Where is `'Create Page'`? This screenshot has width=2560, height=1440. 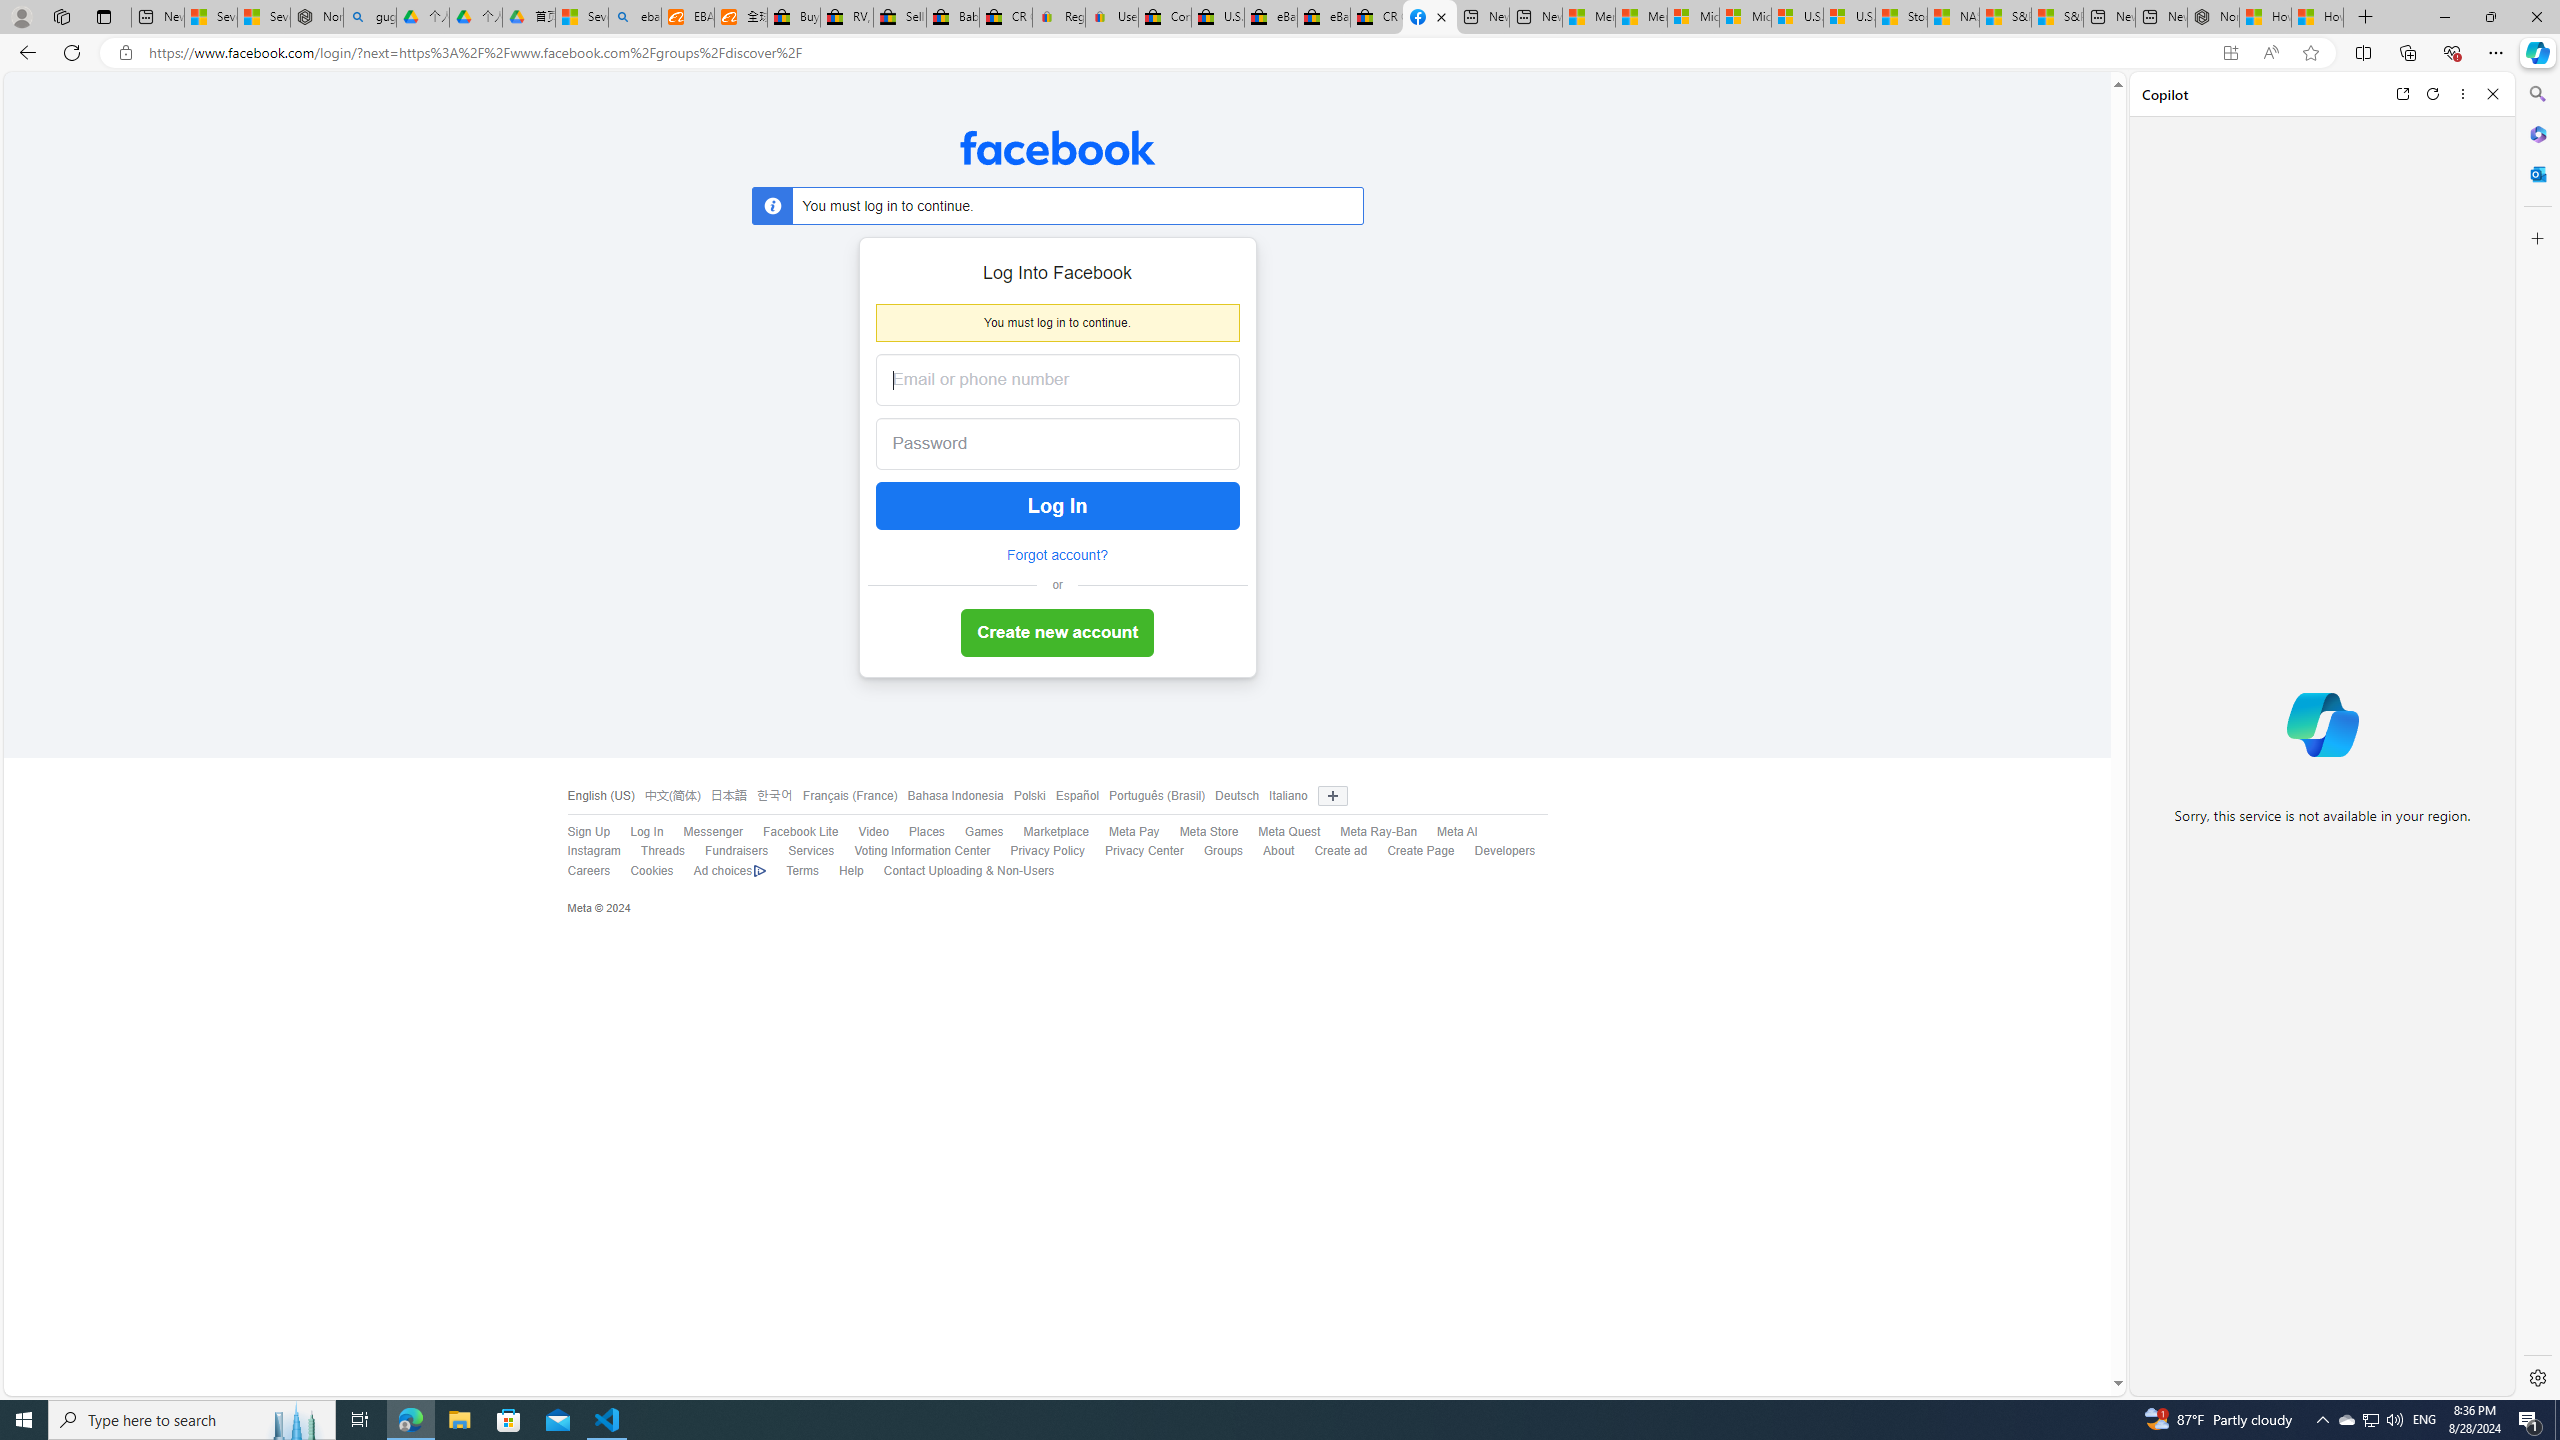
'Create Page' is located at coordinates (1419, 850).